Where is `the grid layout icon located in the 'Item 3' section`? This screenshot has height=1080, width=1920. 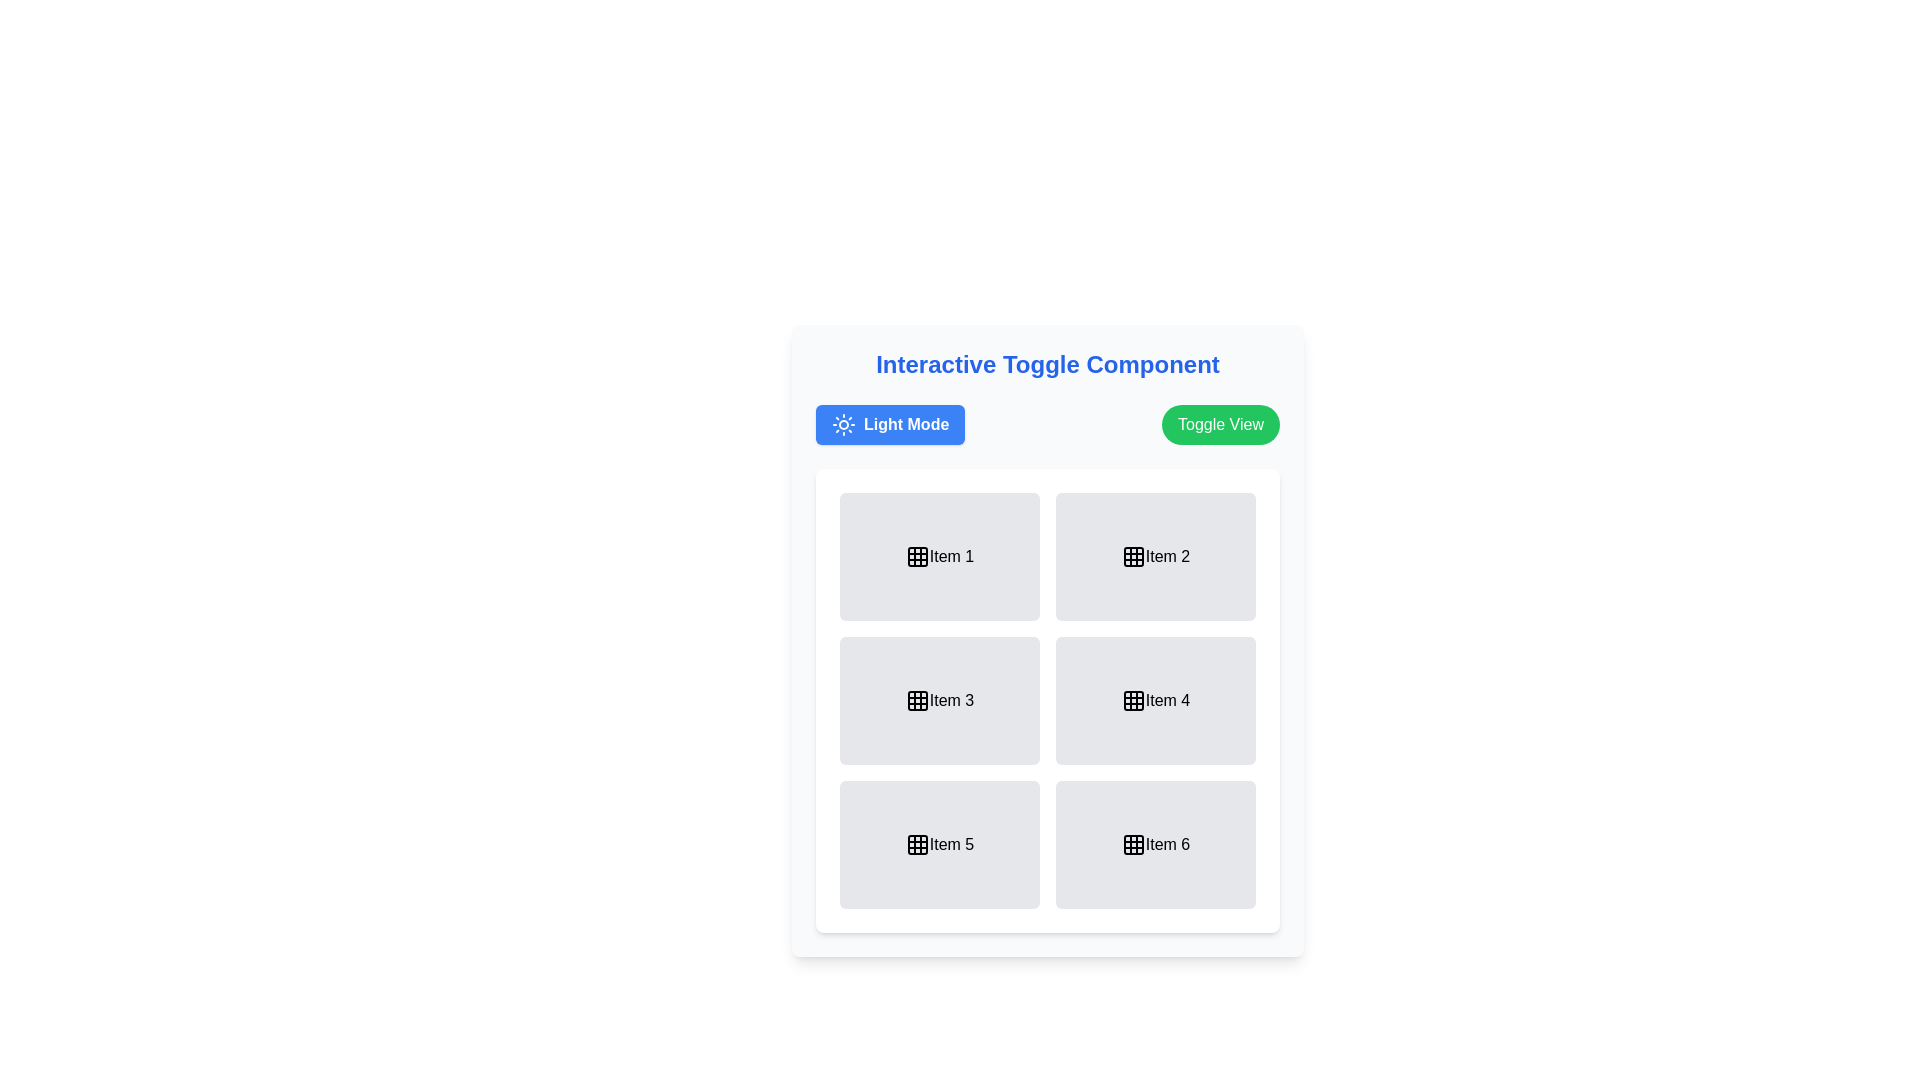 the grid layout icon located in the 'Item 3' section is located at coordinates (916, 700).